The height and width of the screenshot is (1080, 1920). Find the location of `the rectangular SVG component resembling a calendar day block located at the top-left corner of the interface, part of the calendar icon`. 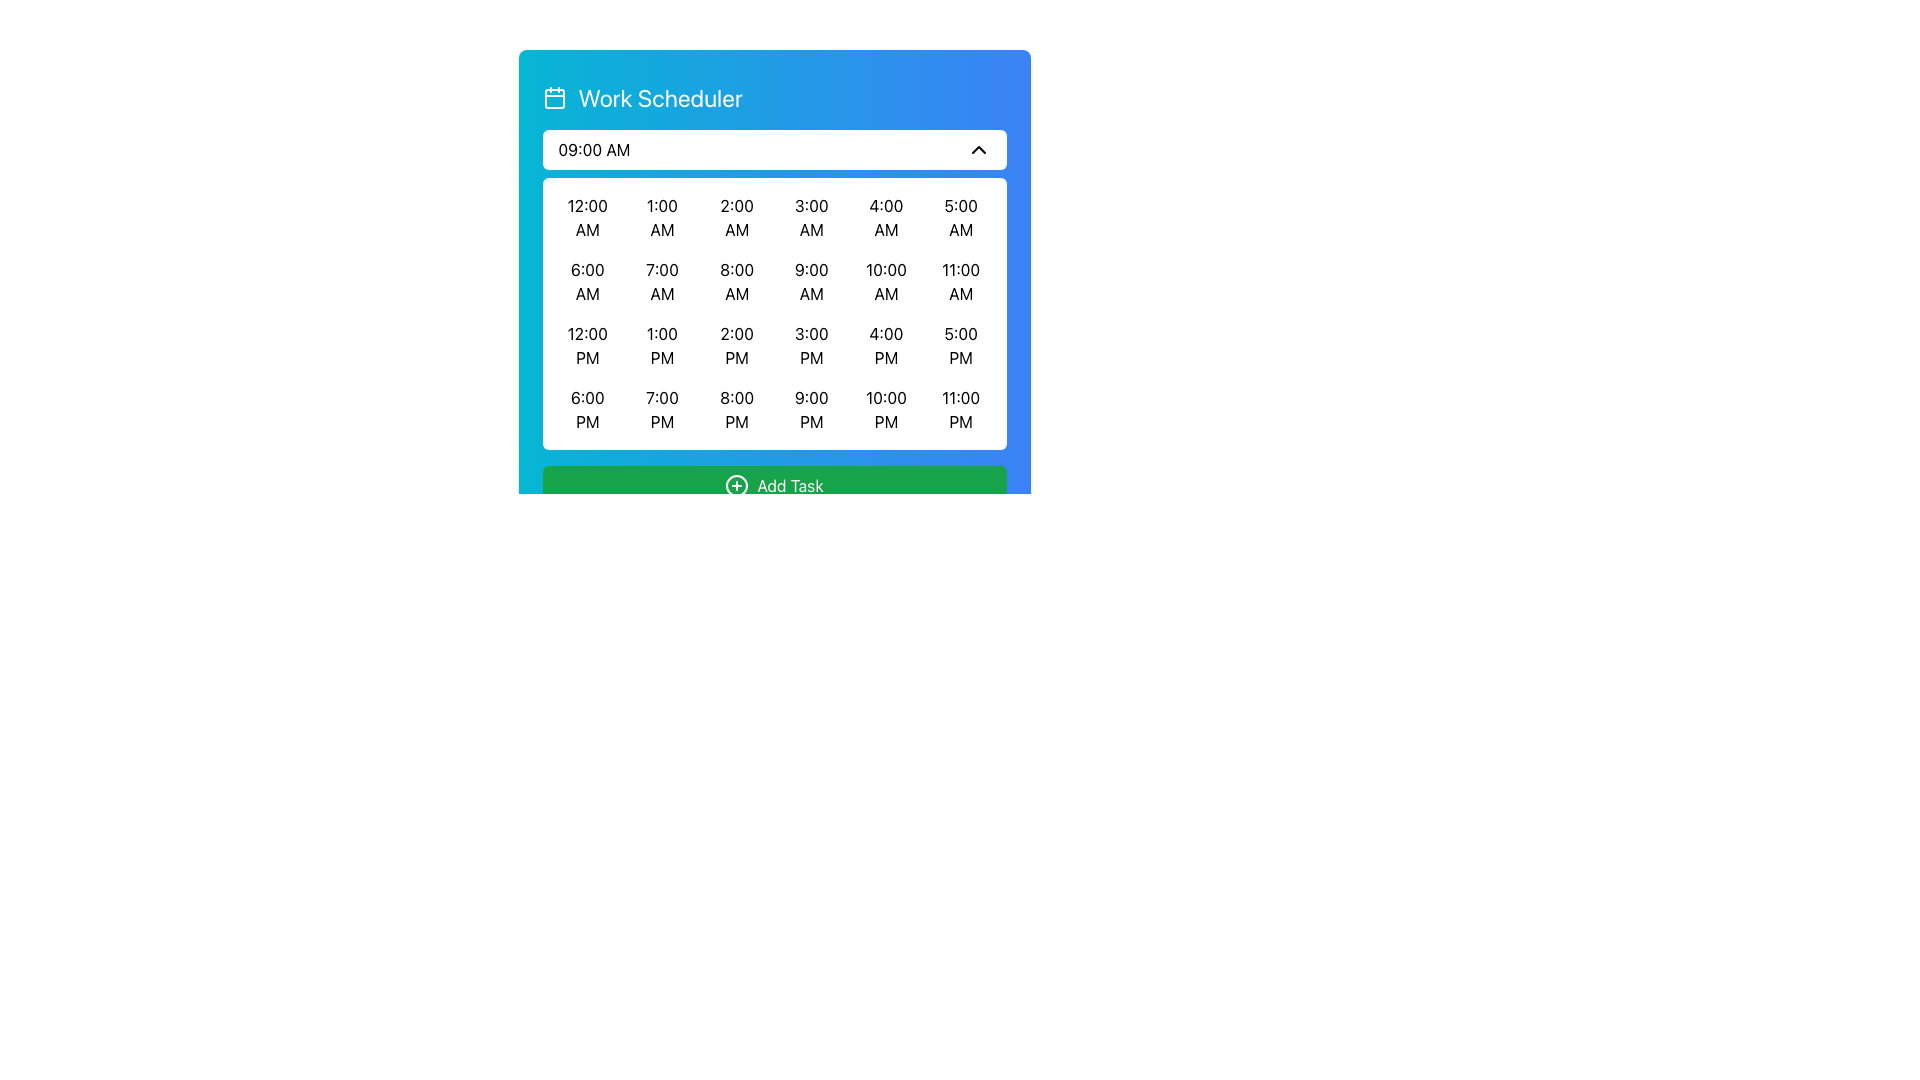

the rectangular SVG component resembling a calendar day block located at the top-left corner of the interface, part of the calendar icon is located at coordinates (554, 99).